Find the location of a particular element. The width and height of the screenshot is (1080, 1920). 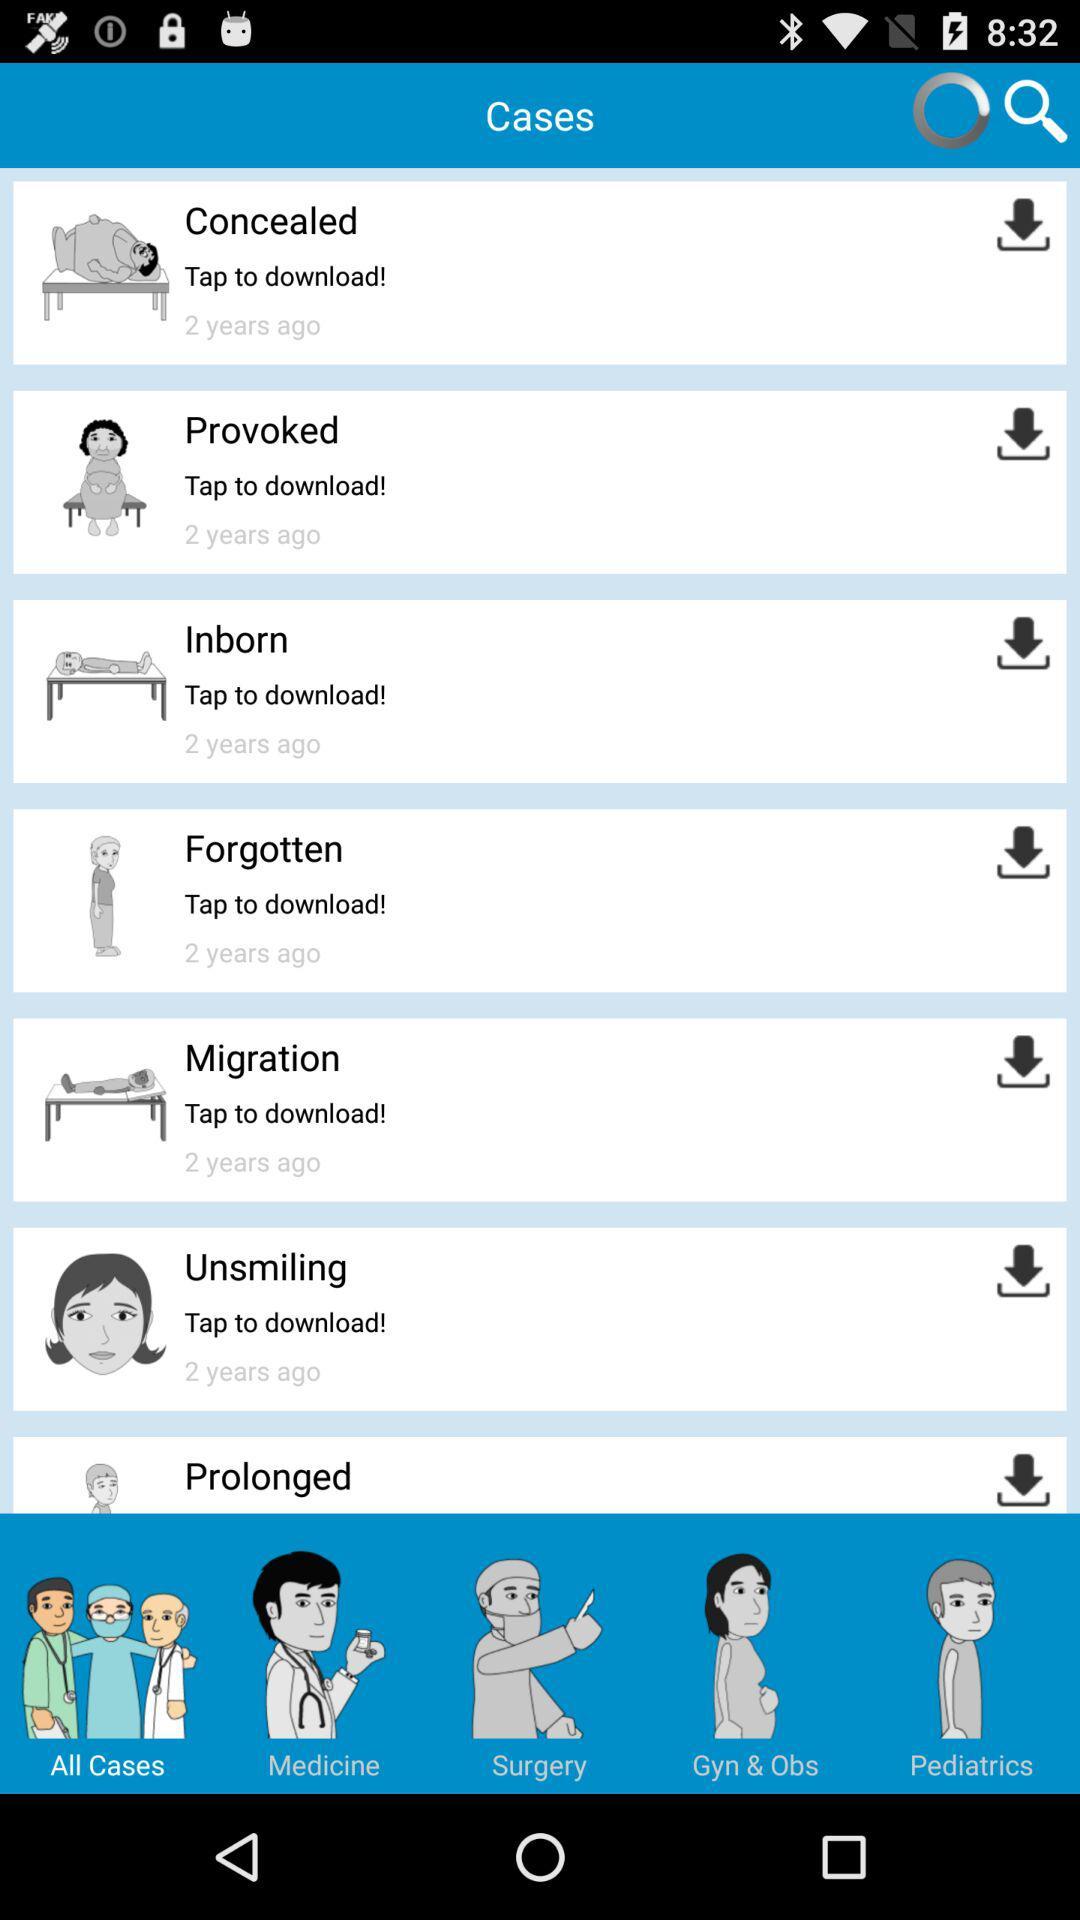

the migration app is located at coordinates (261, 1055).